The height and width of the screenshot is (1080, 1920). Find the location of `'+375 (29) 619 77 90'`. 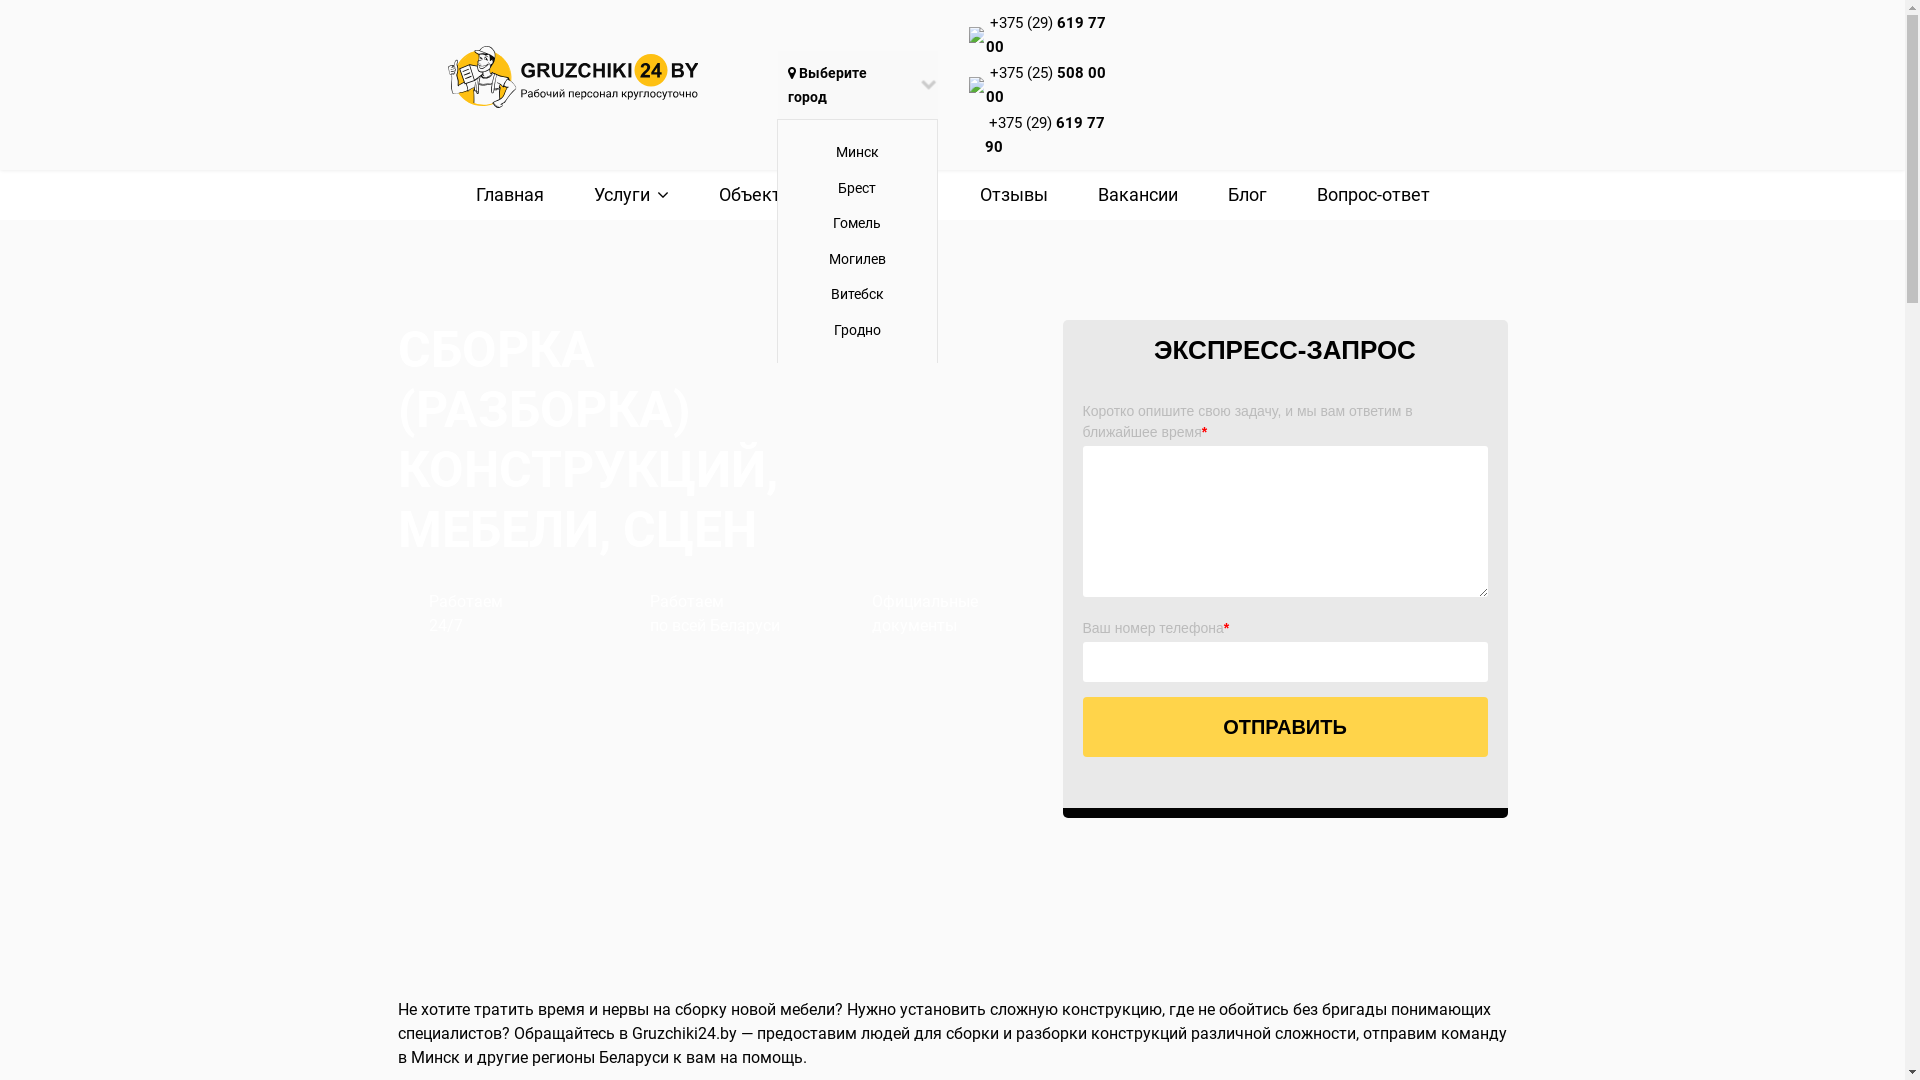

'+375 (29) 619 77 90' is located at coordinates (1044, 135).